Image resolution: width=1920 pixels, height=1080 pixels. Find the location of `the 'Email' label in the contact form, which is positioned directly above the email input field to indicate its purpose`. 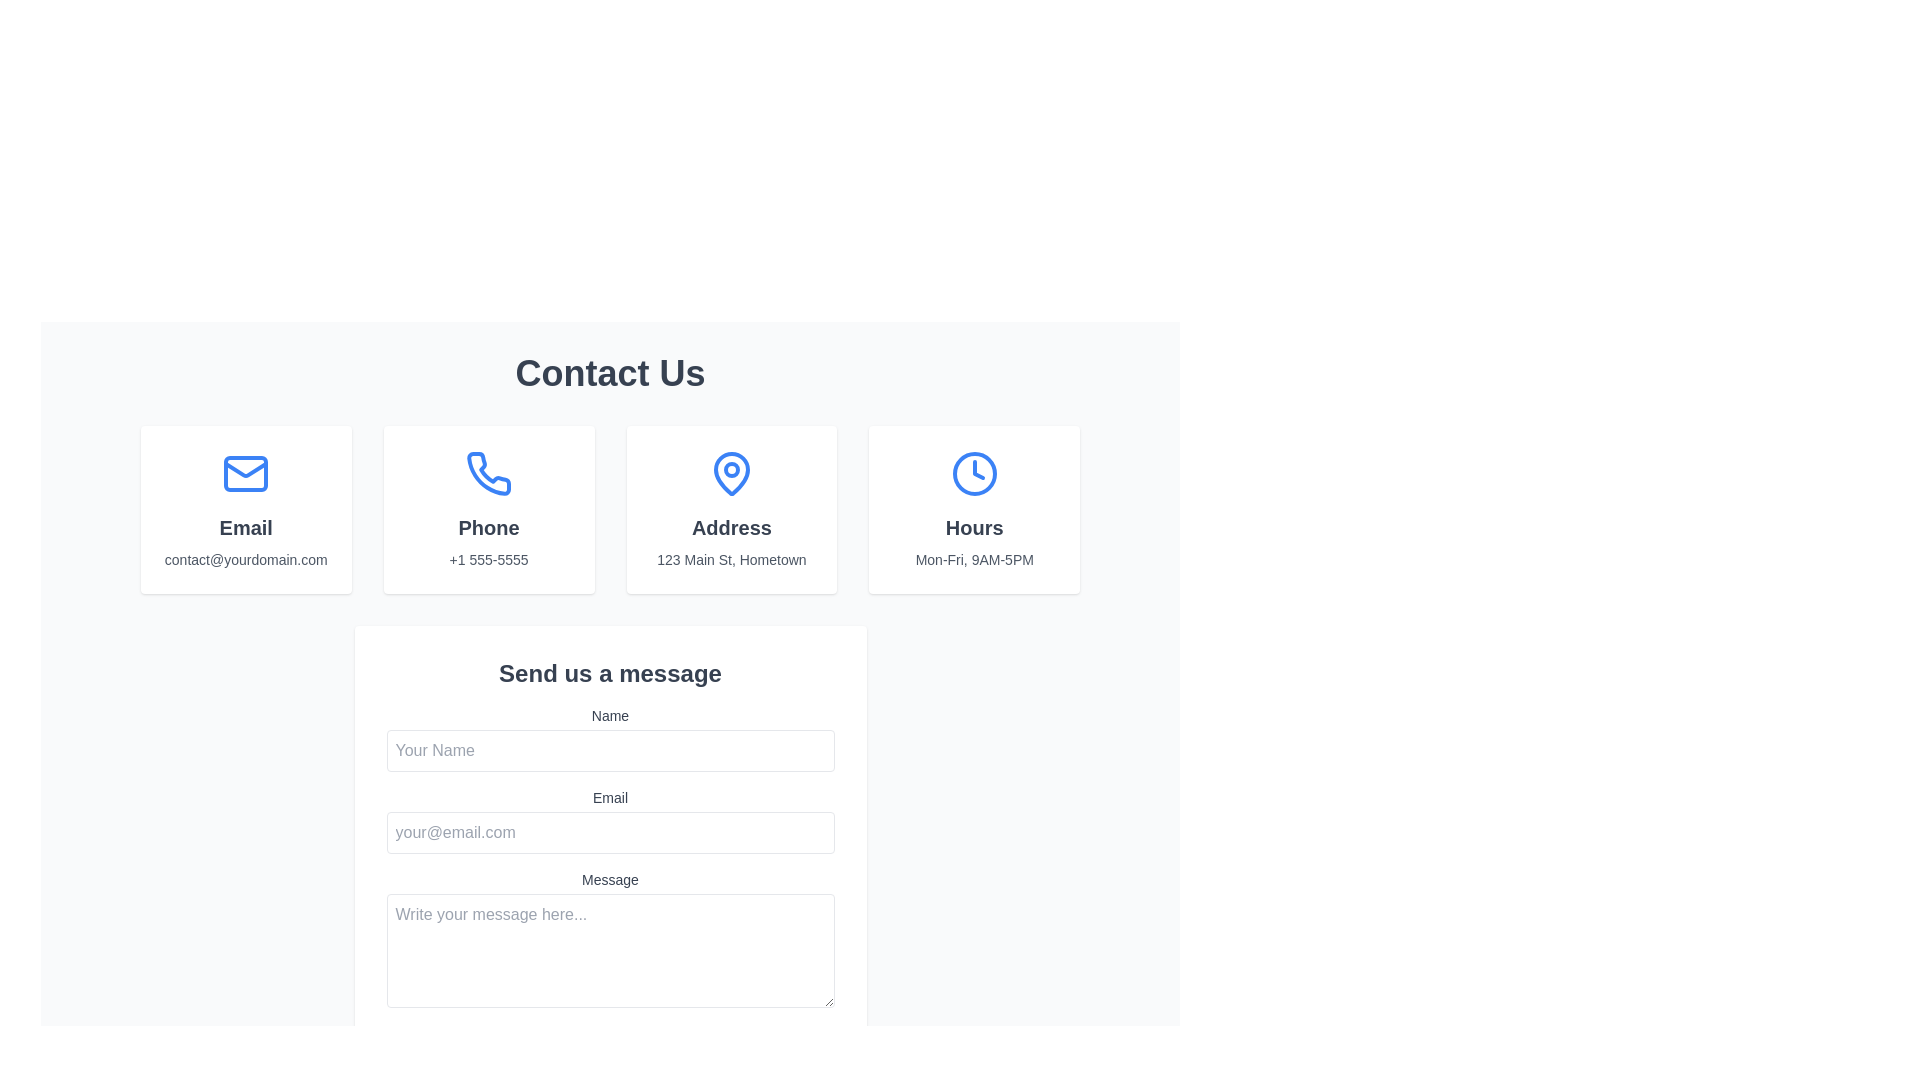

the 'Email' label in the contact form, which is positioned directly above the email input field to indicate its purpose is located at coordinates (609, 797).